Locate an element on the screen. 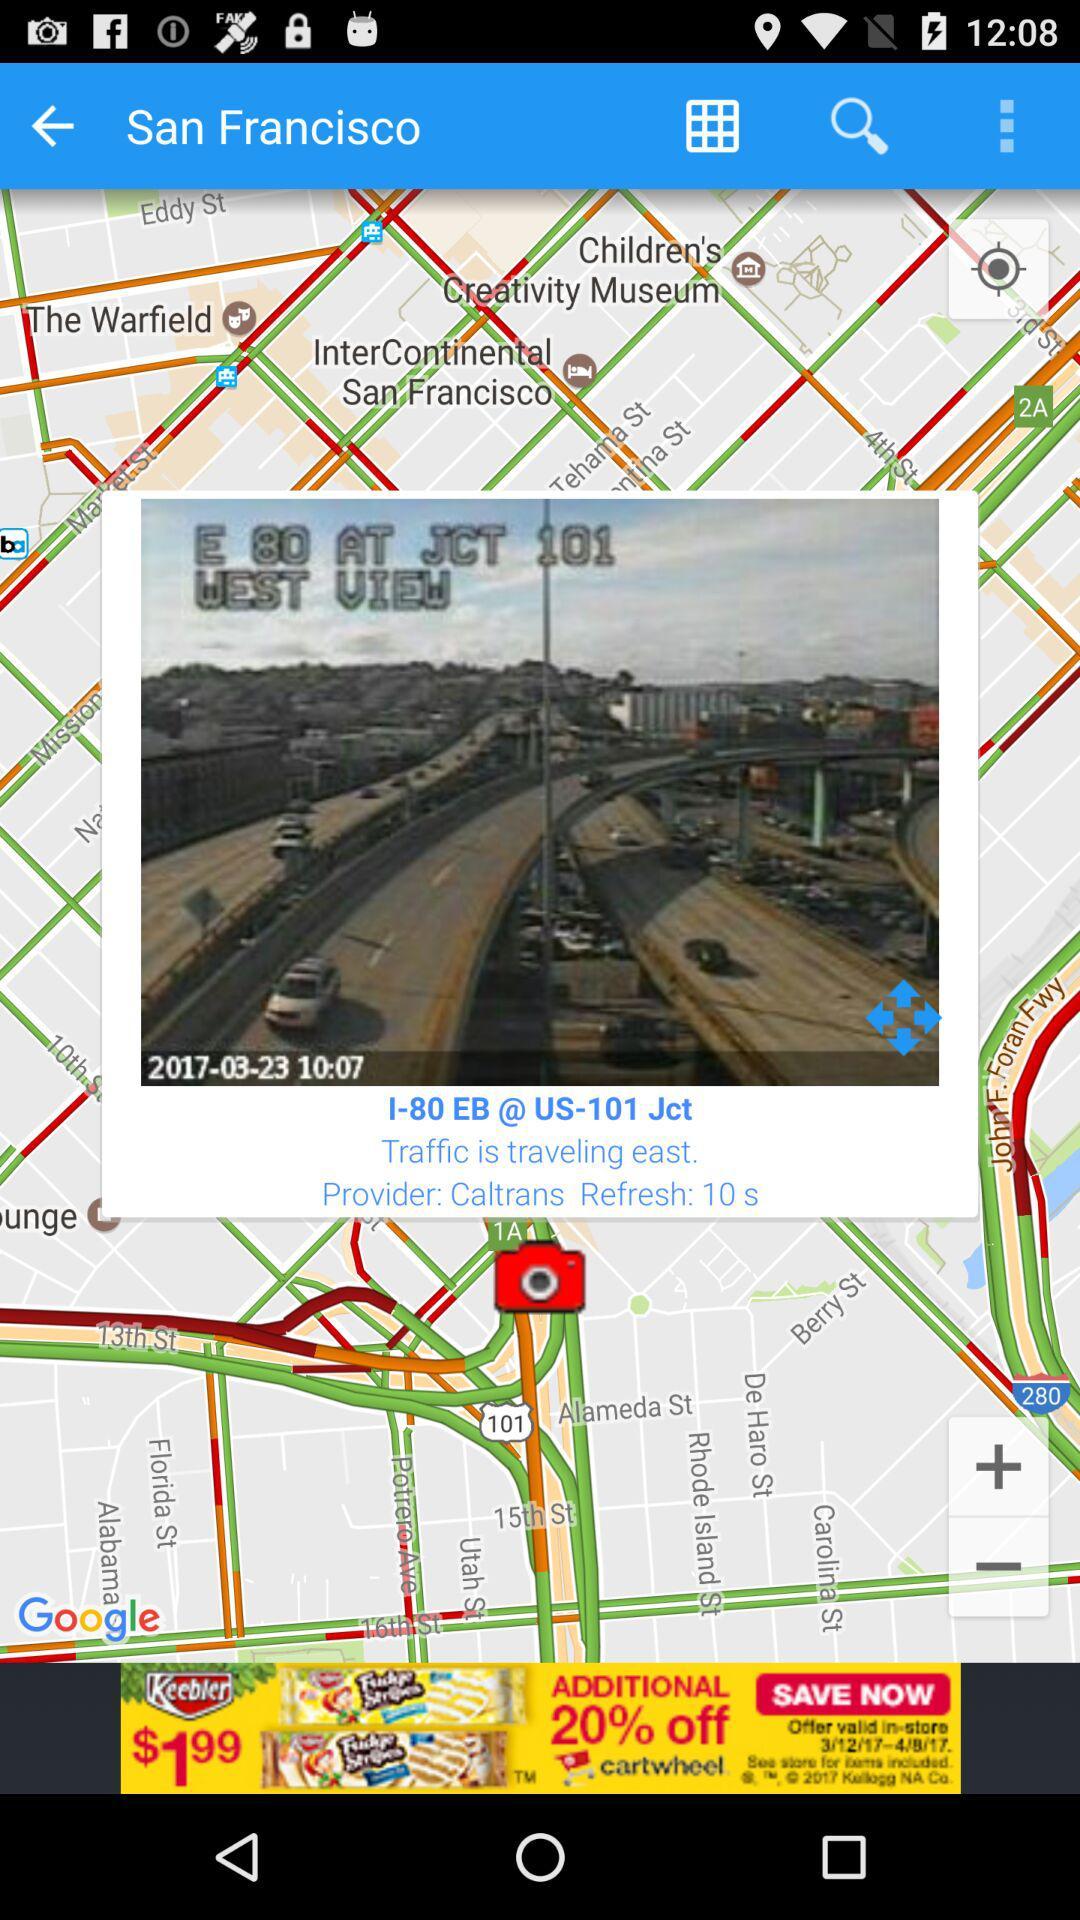  the add icon is located at coordinates (998, 1566).